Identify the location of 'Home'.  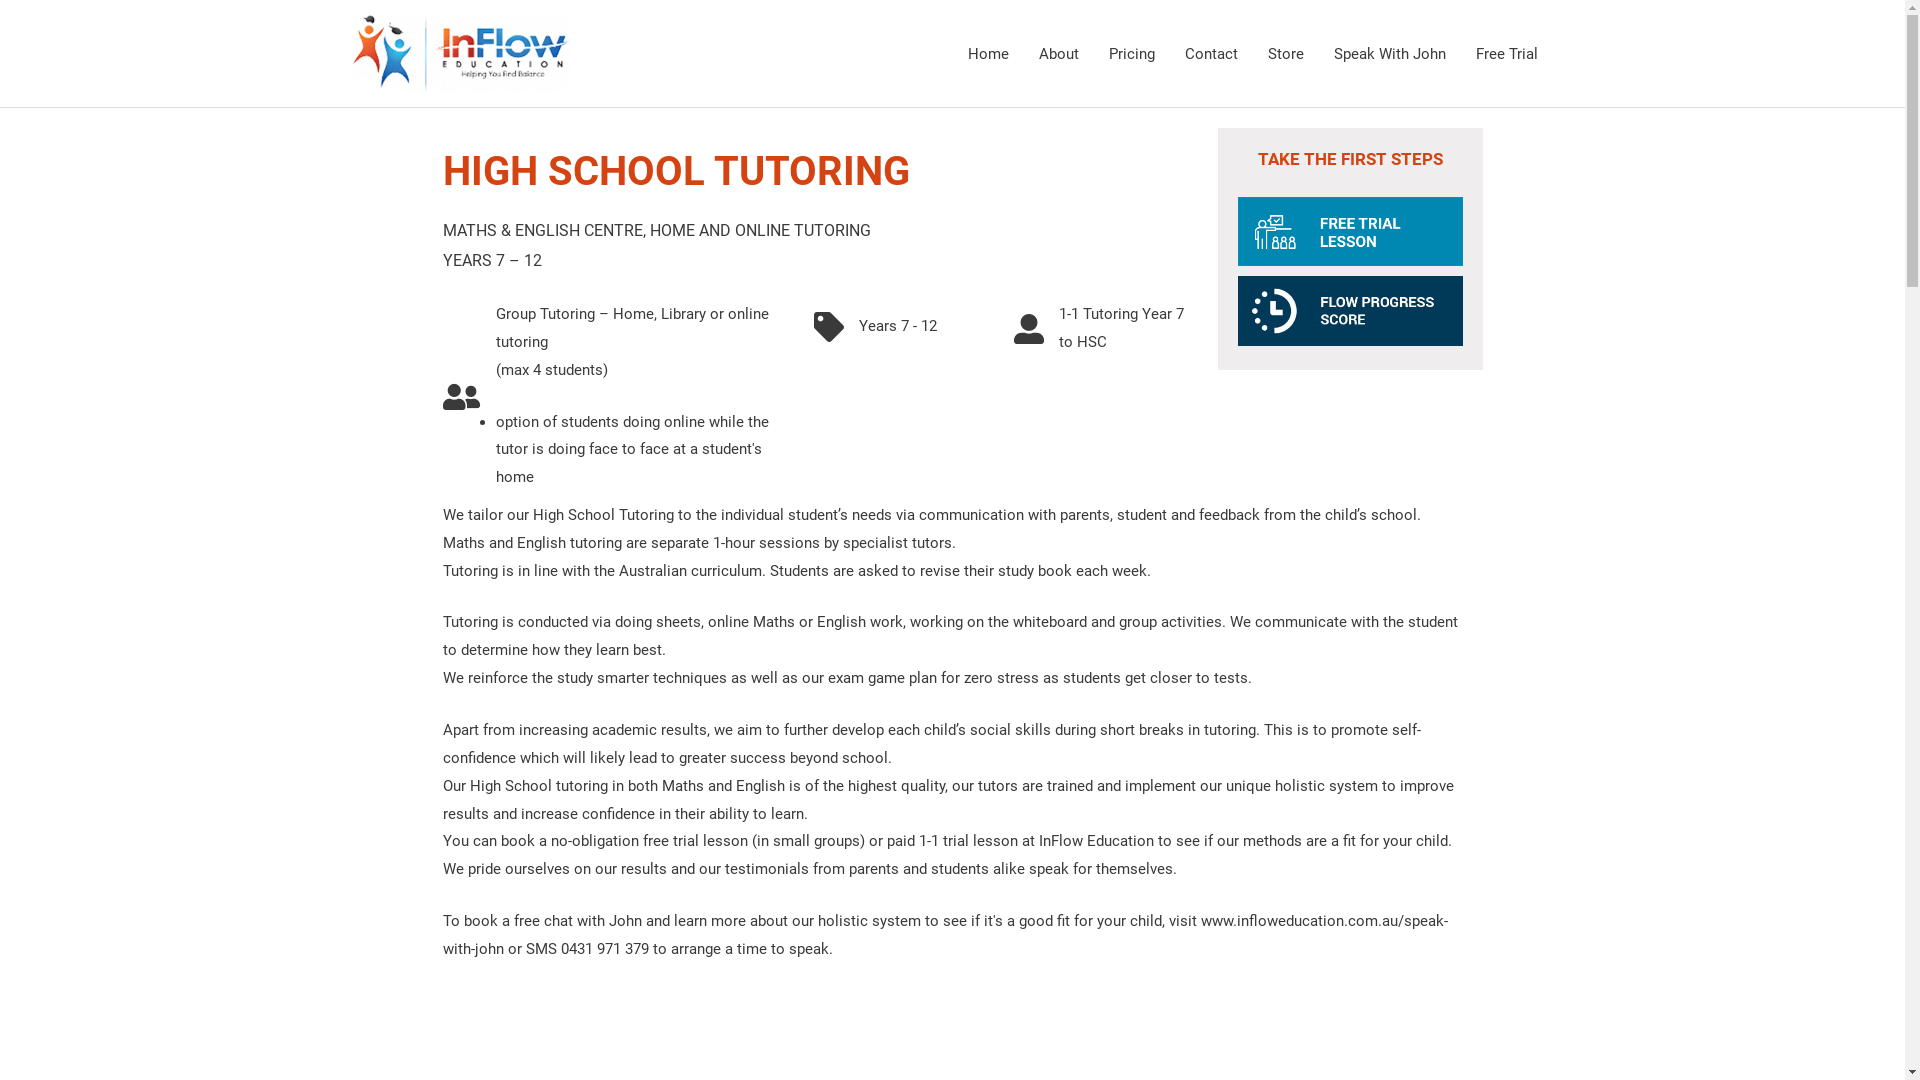
(950, 52).